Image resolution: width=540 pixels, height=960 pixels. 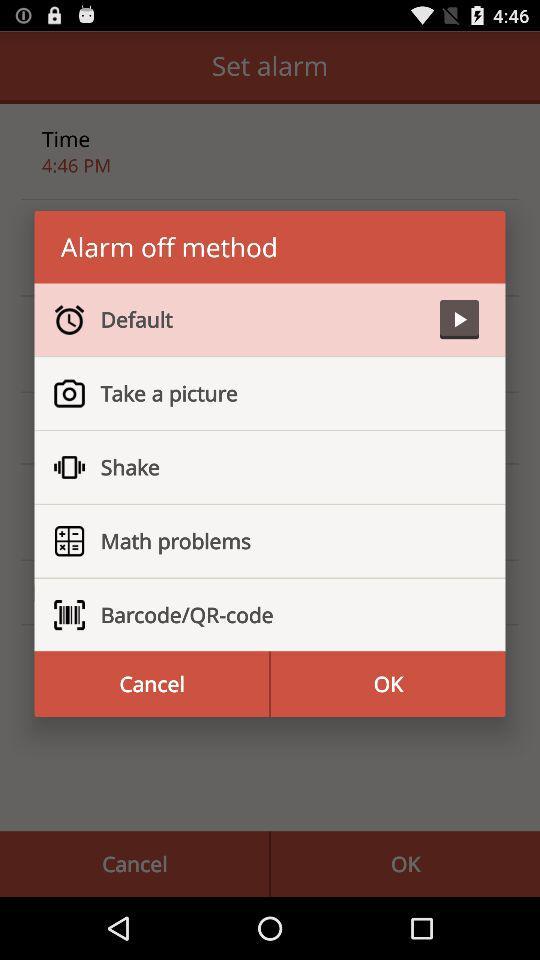 What do you see at coordinates (280, 614) in the screenshot?
I see `barcode/qr-code app` at bounding box center [280, 614].